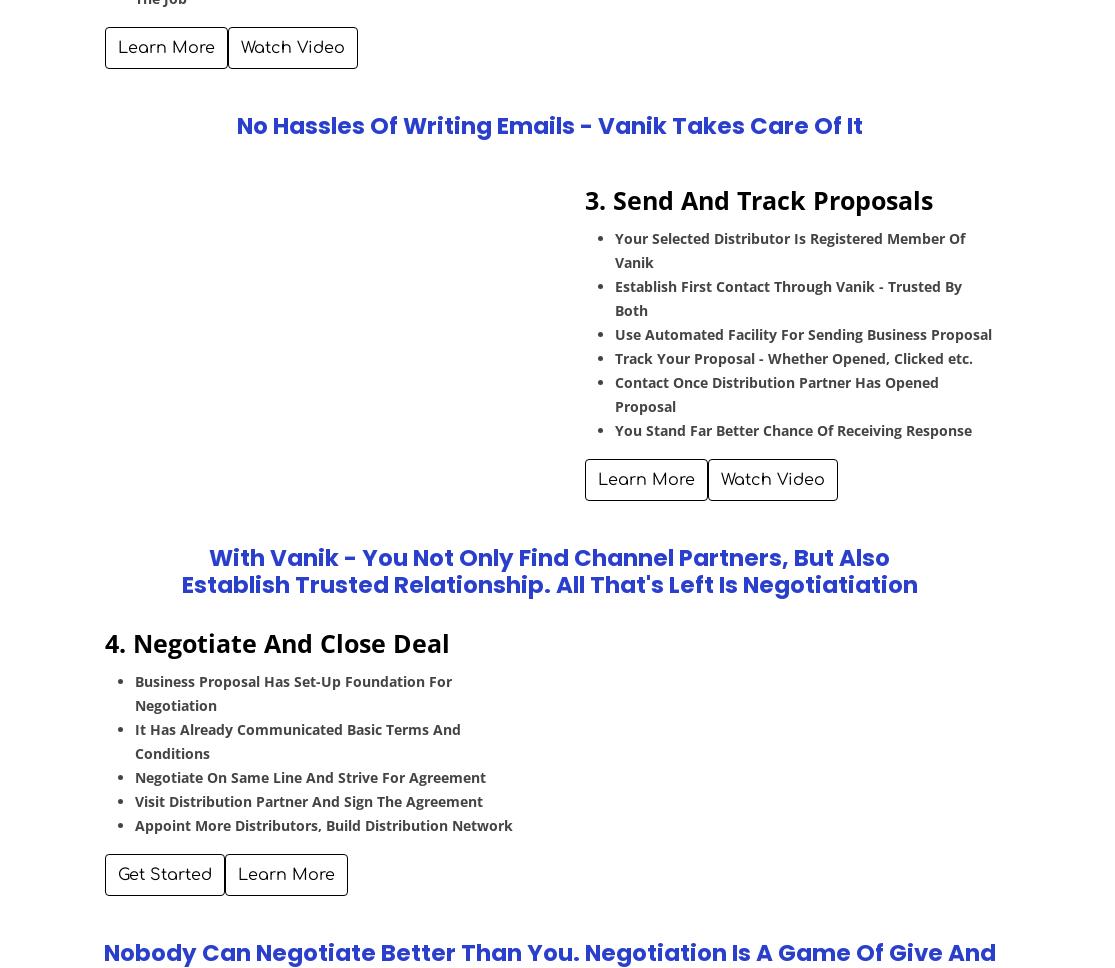  What do you see at coordinates (792, 357) in the screenshot?
I see `'Track Your Proposal - Whether Opened, Clicked etc.'` at bounding box center [792, 357].